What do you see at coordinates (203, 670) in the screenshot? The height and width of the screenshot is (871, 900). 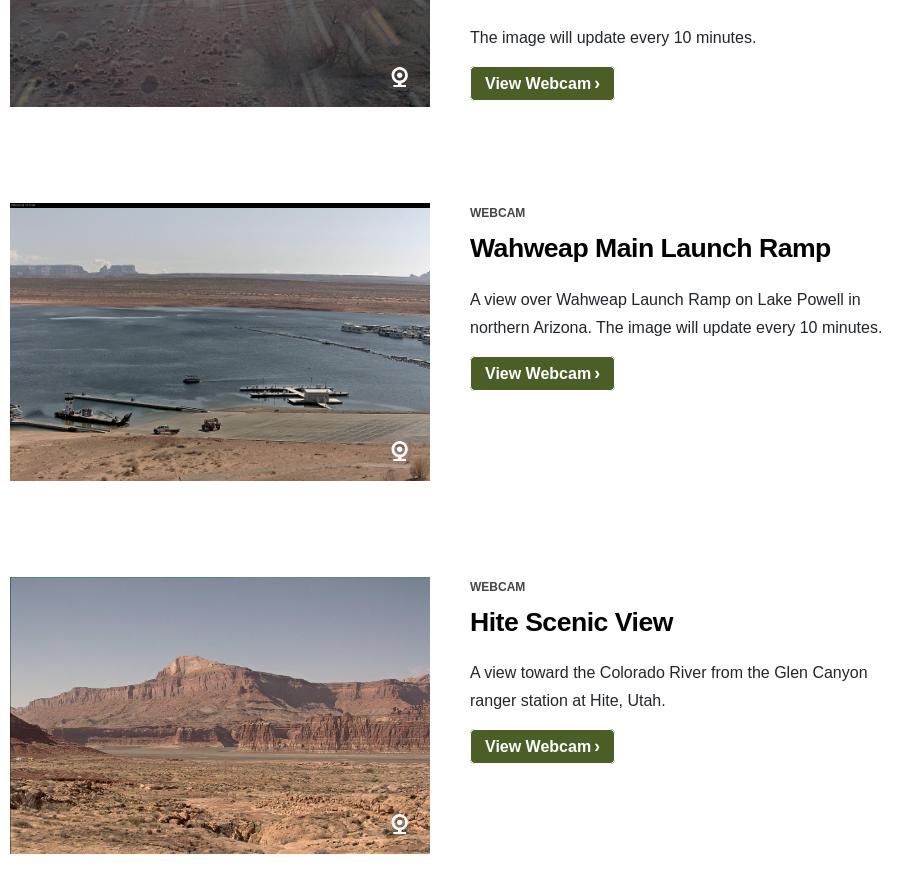 I see `'Twitter'` at bounding box center [203, 670].